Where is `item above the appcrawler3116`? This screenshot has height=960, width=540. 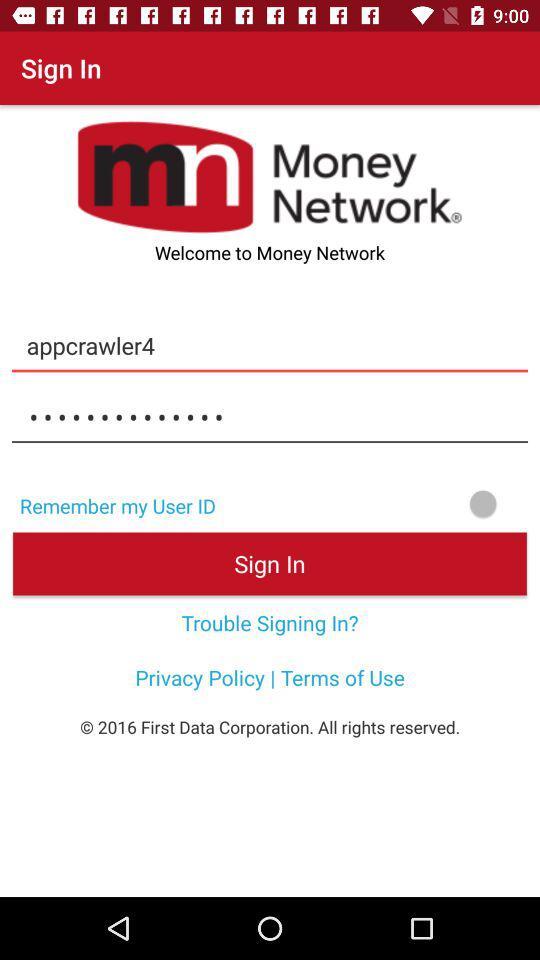
item above the appcrawler3116 is located at coordinates (270, 345).